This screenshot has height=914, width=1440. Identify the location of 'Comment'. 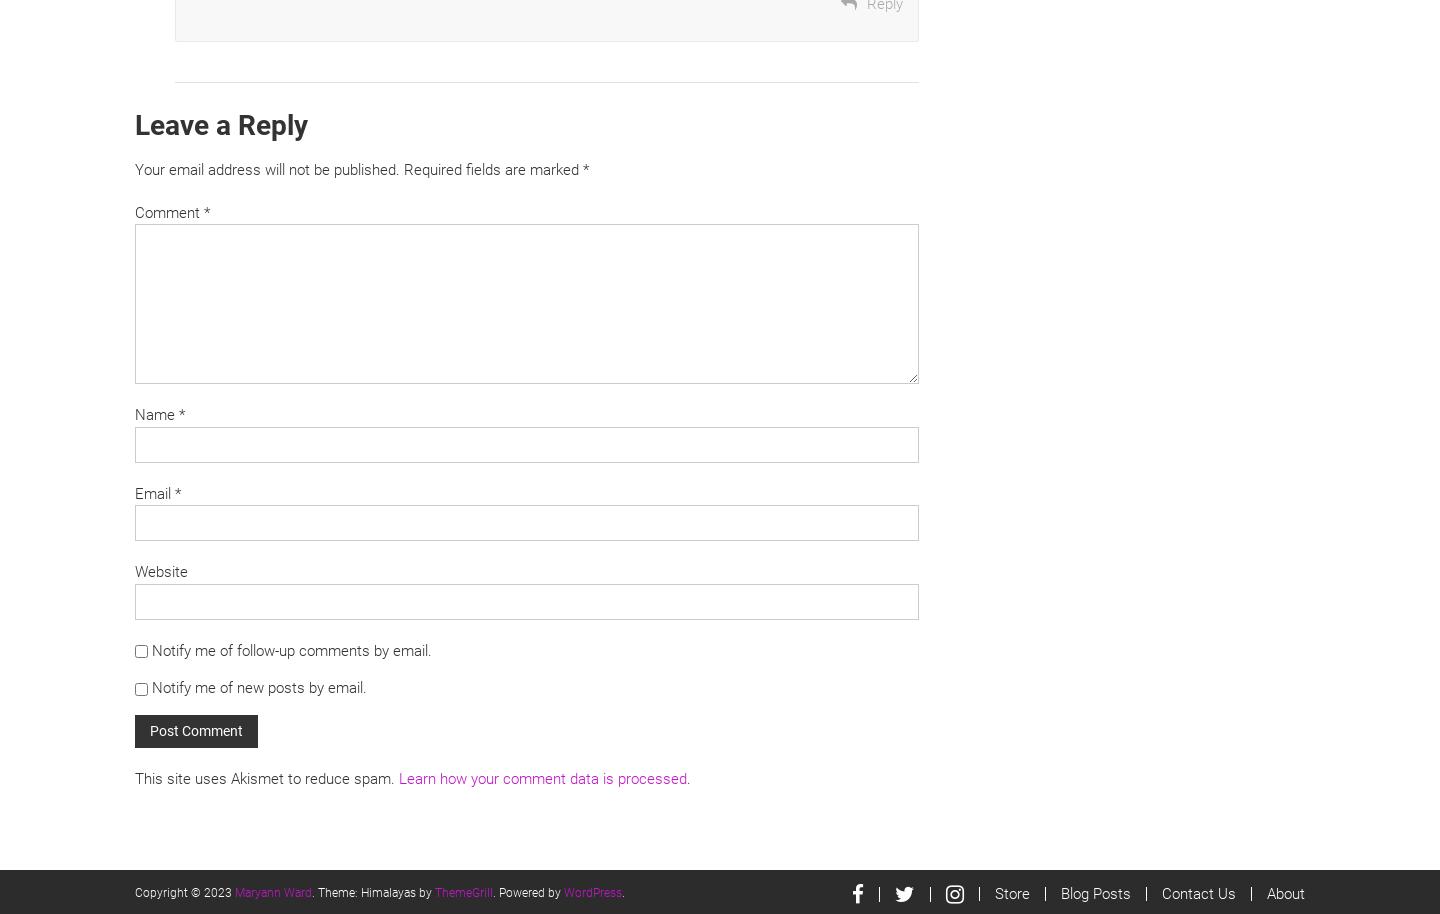
(134, 211).